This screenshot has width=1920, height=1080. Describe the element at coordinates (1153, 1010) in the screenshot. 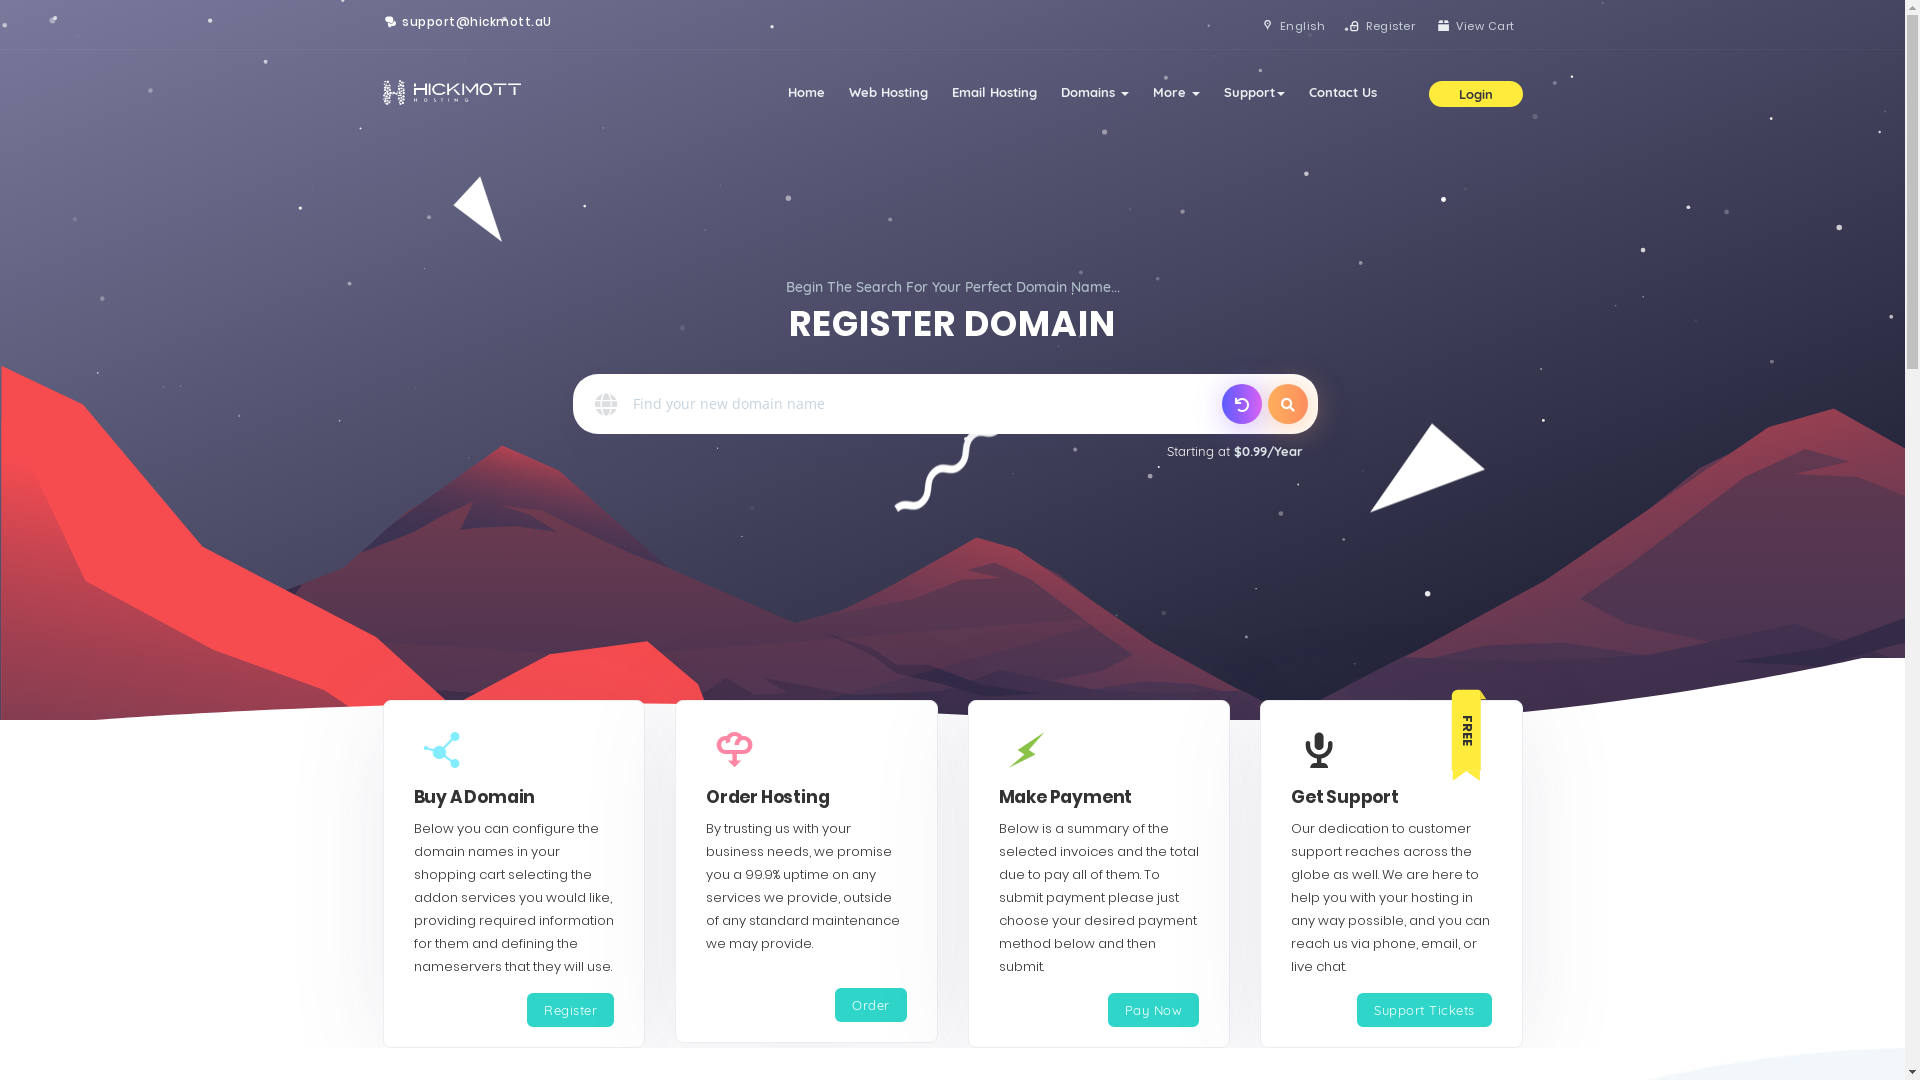

I see `'Pay Now'` at that location.